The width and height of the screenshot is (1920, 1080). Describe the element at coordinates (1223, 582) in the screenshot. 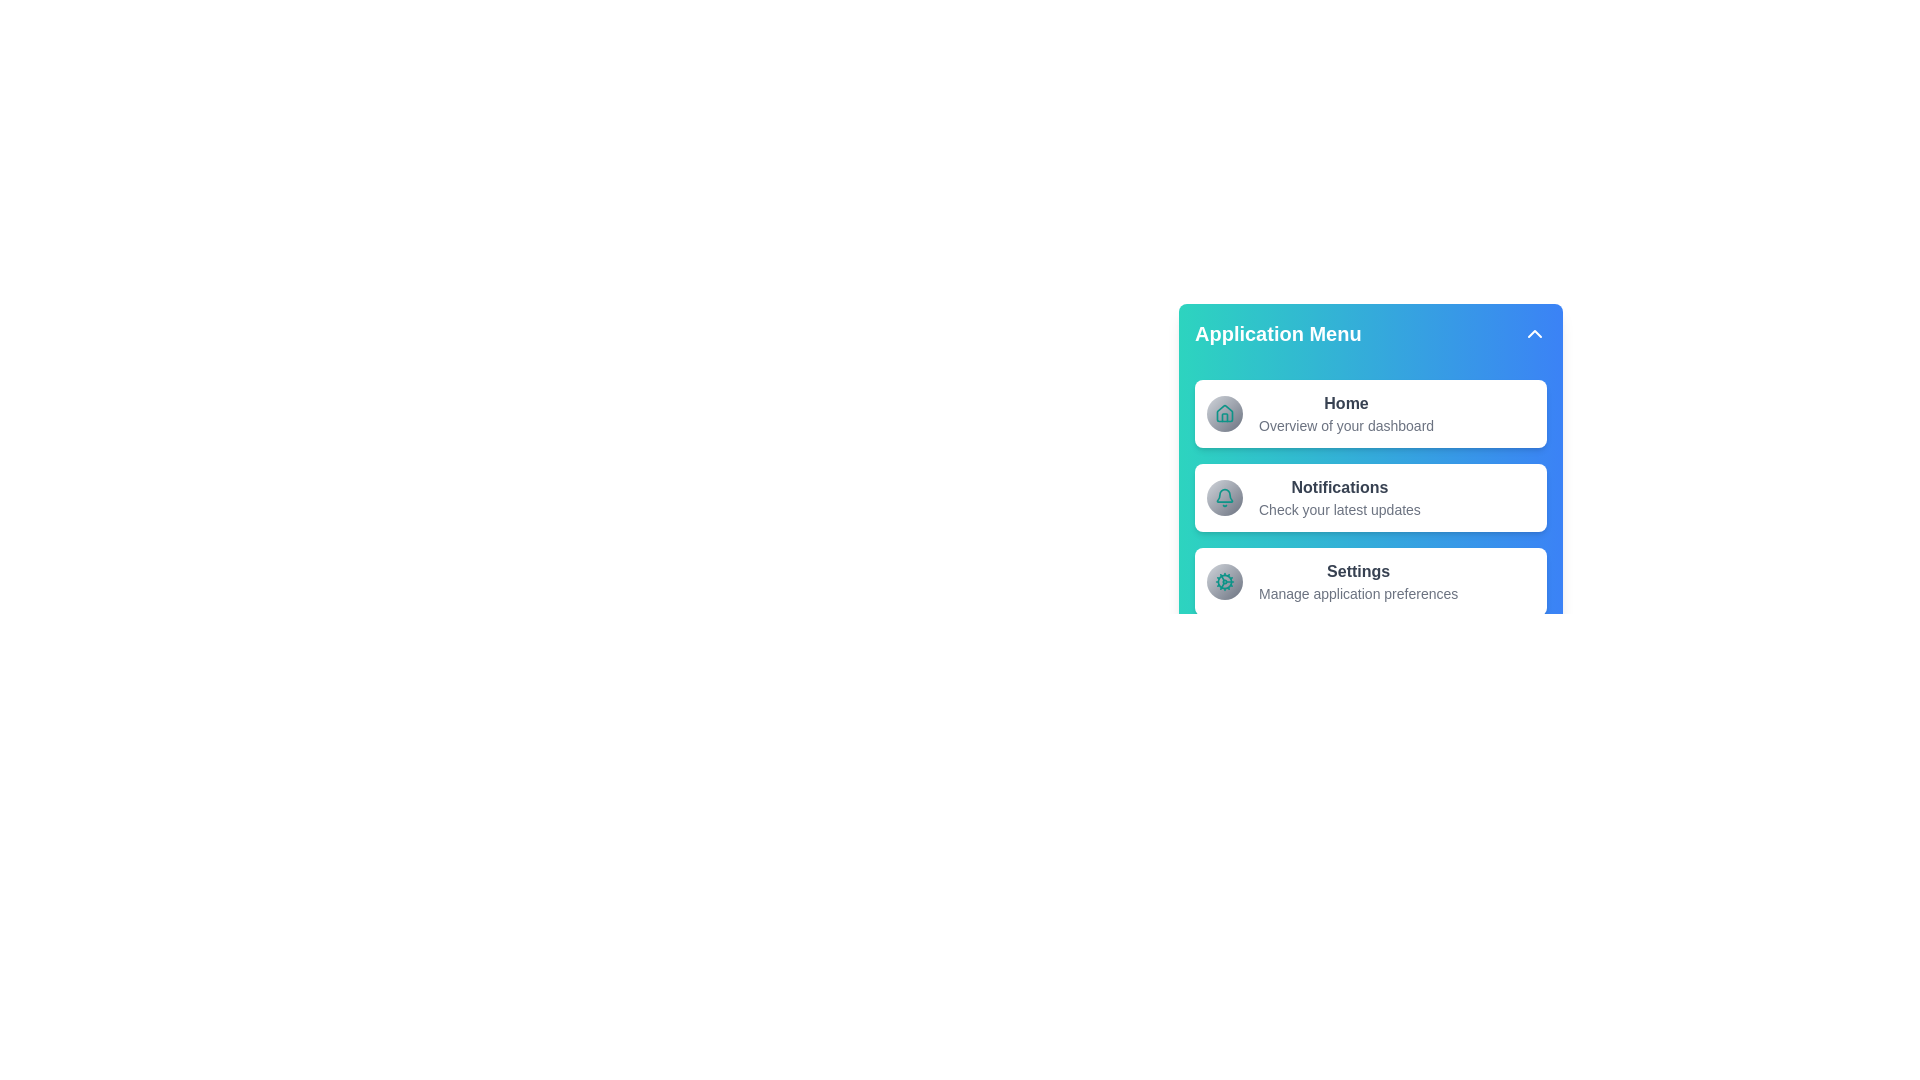

I see `the icon of the Settings menu item to trigger its associated action` at that location.